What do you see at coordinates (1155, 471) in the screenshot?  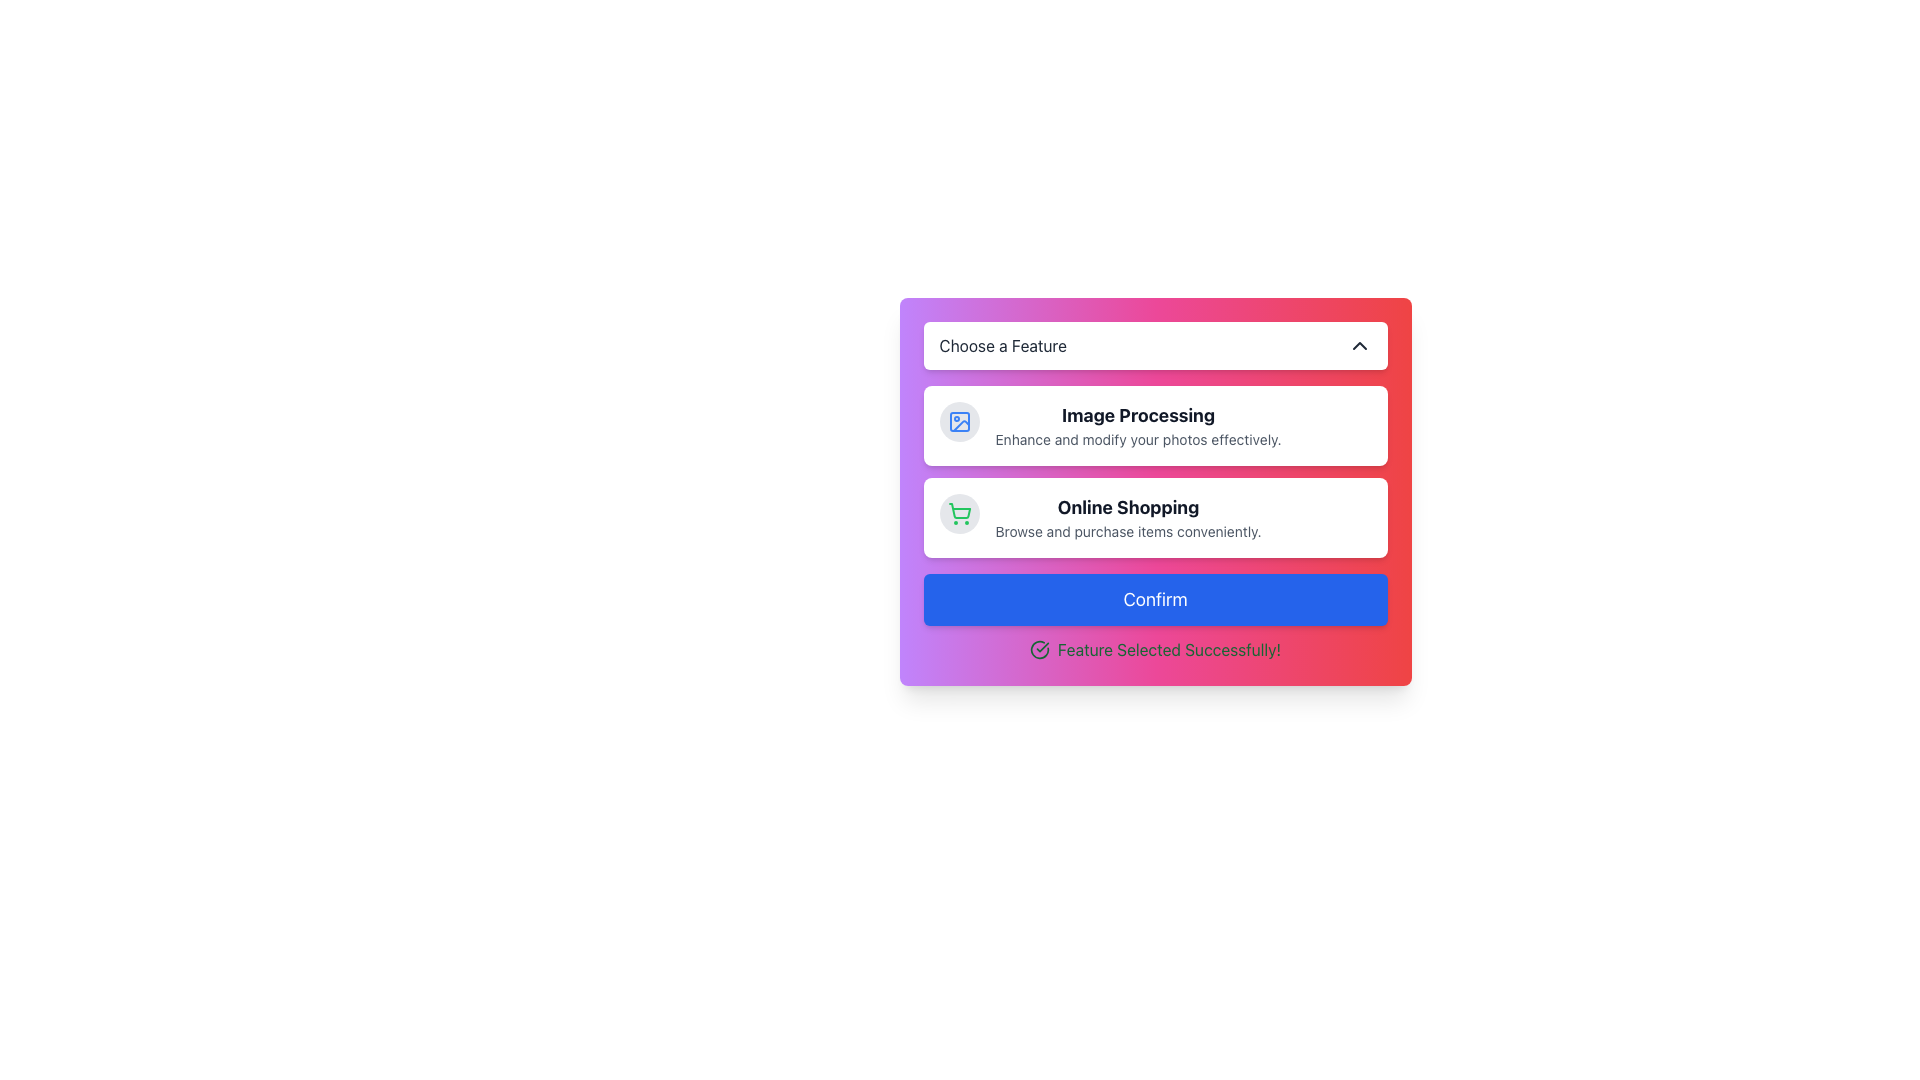 I see `the first clickable card element in the vertically aligned list below the 'Choose a Feature' header` at bounding box center [1155, 471].